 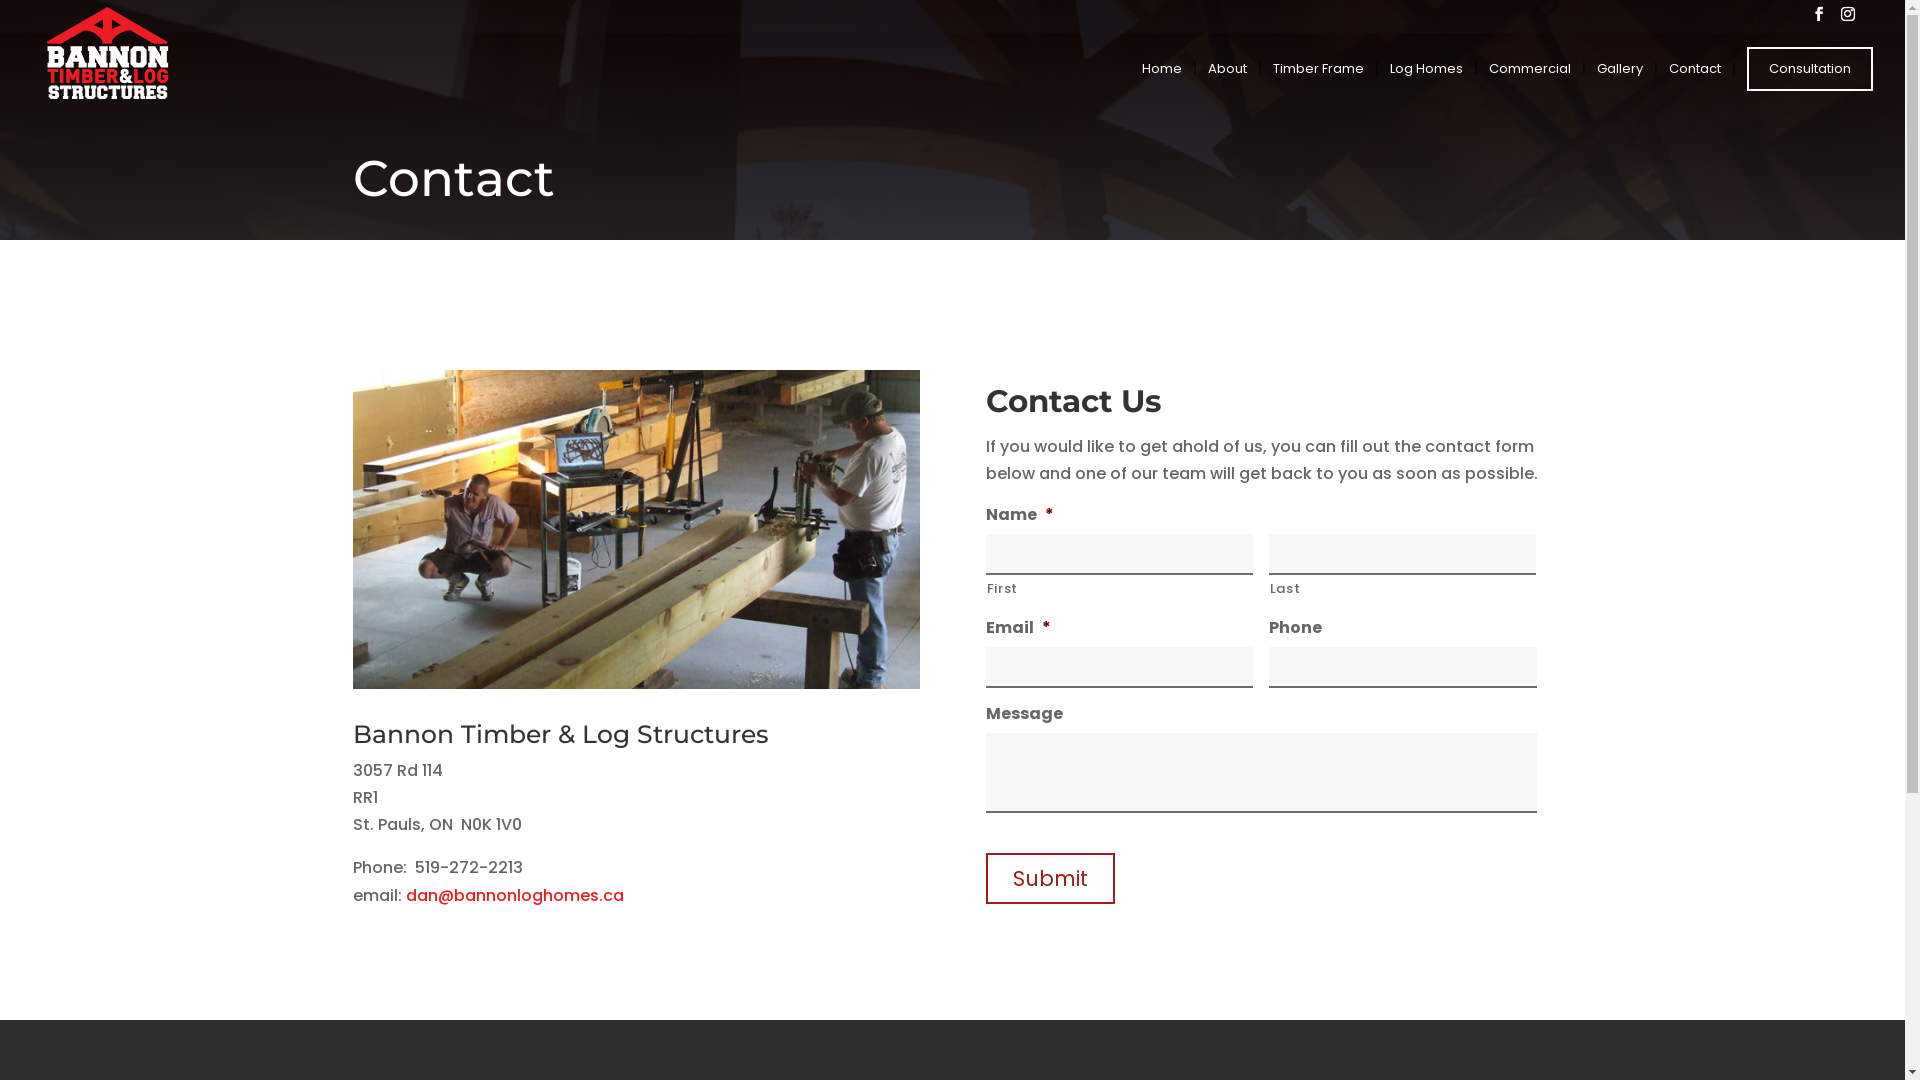 I want to click on 'Commercial', so click(x=1529, y=82).